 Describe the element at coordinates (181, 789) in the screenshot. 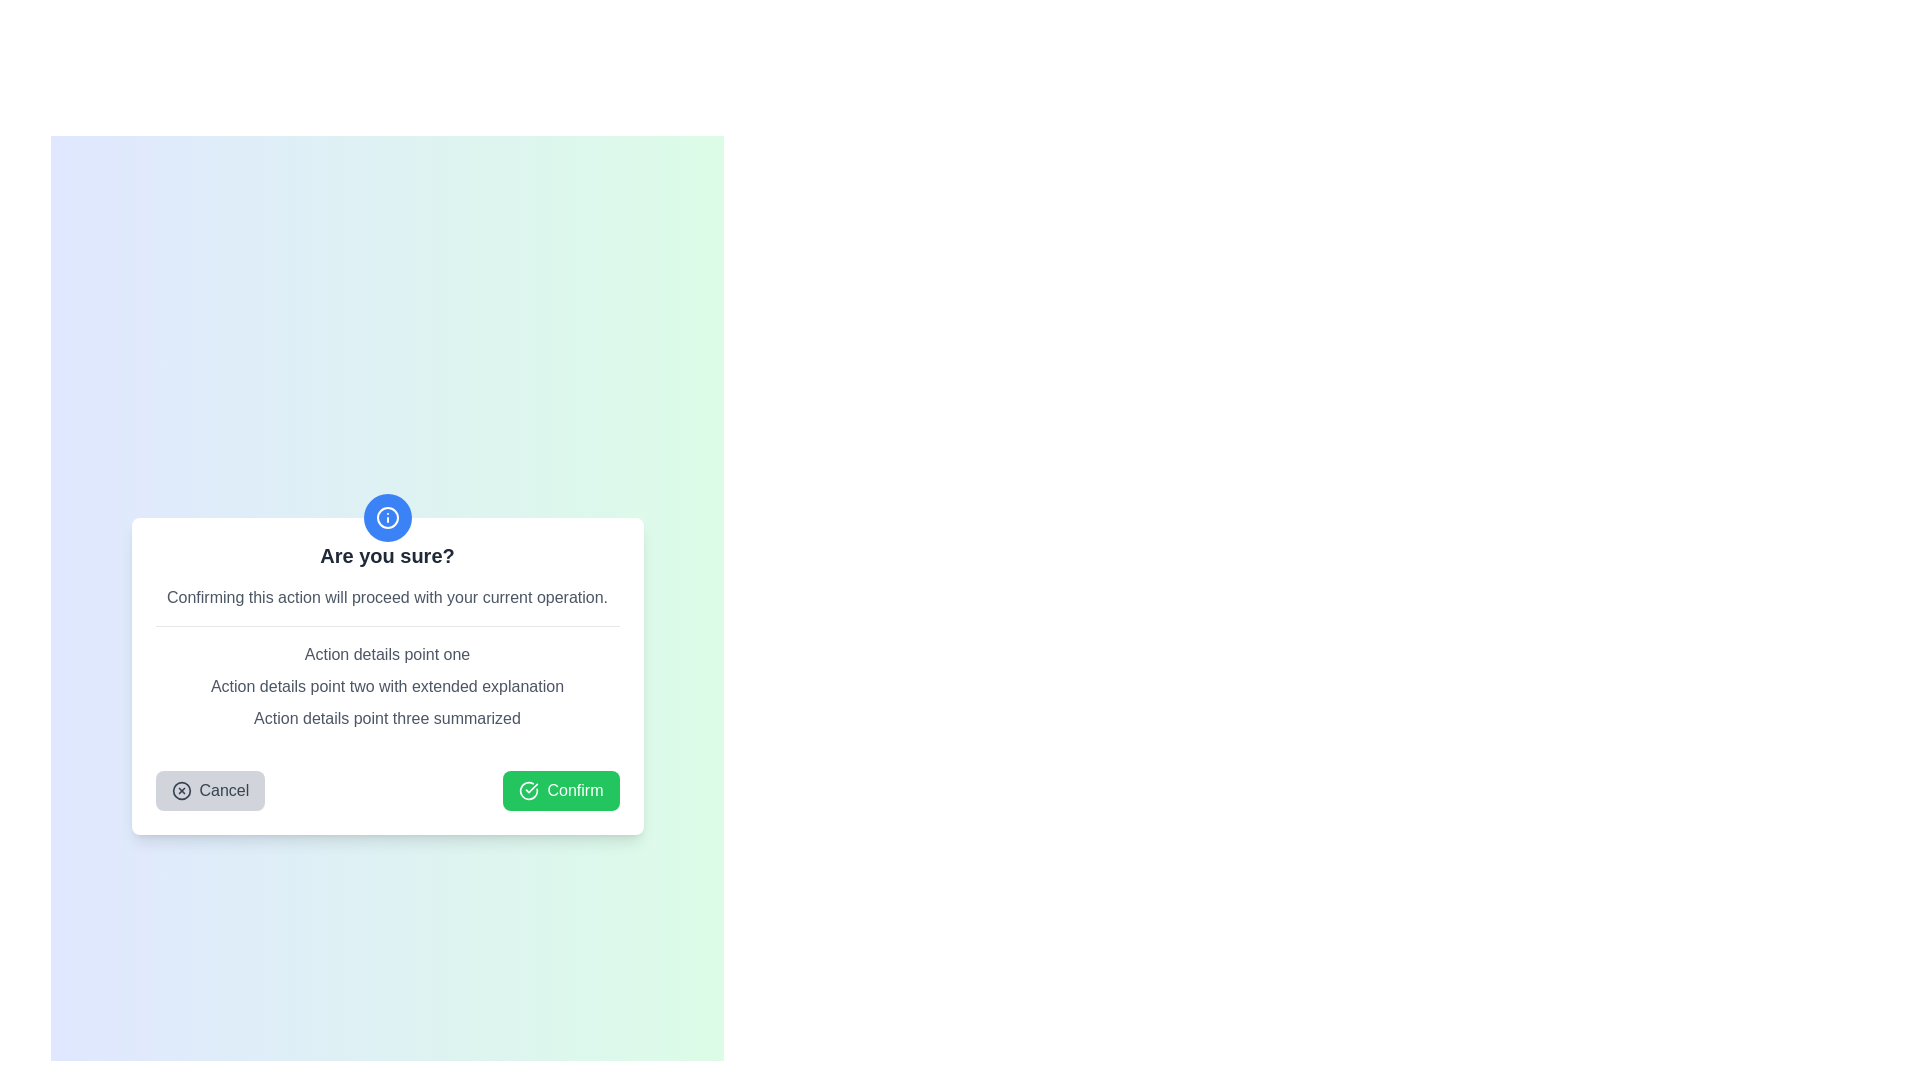

I see `the small circular icon with a cross symbol, located to the left of the 'Cancel' button in the confirmation dialog box` at that location.